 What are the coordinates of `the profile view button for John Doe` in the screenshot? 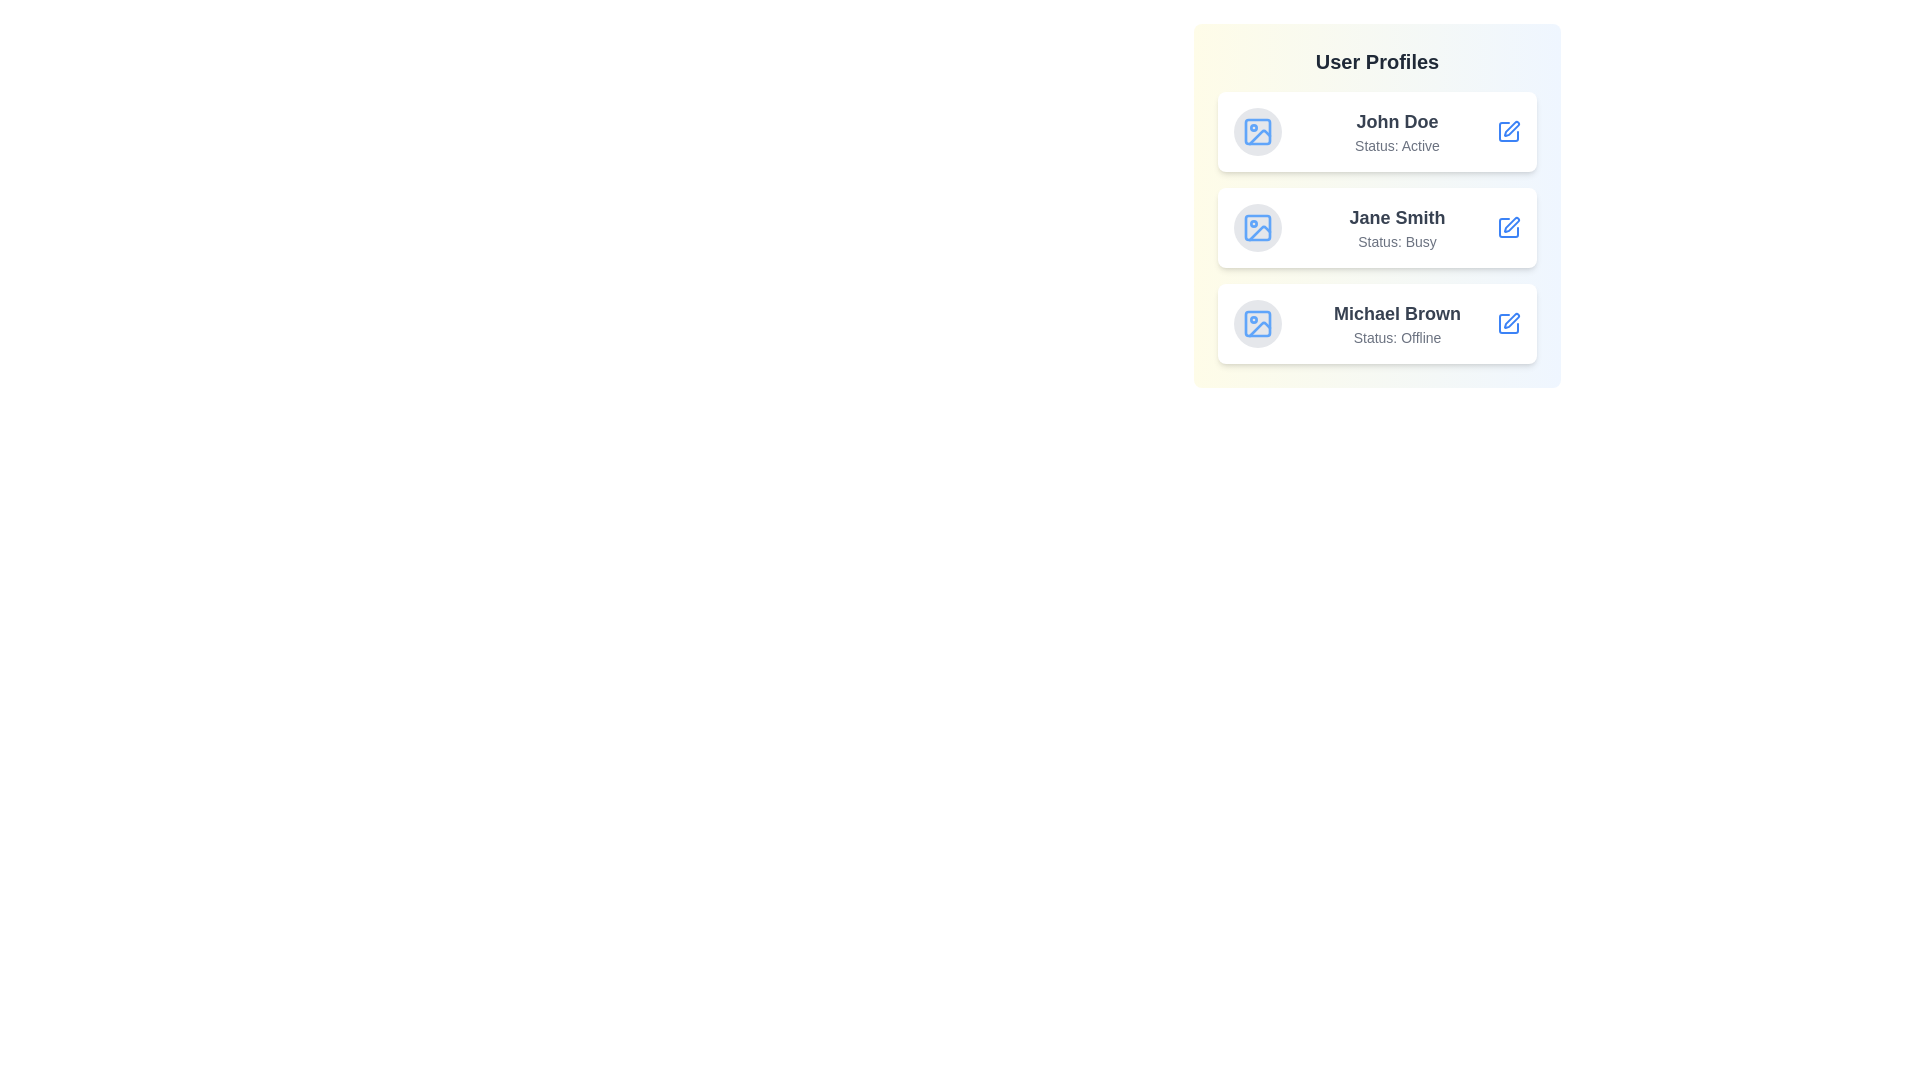 It's located at (1508, 131).